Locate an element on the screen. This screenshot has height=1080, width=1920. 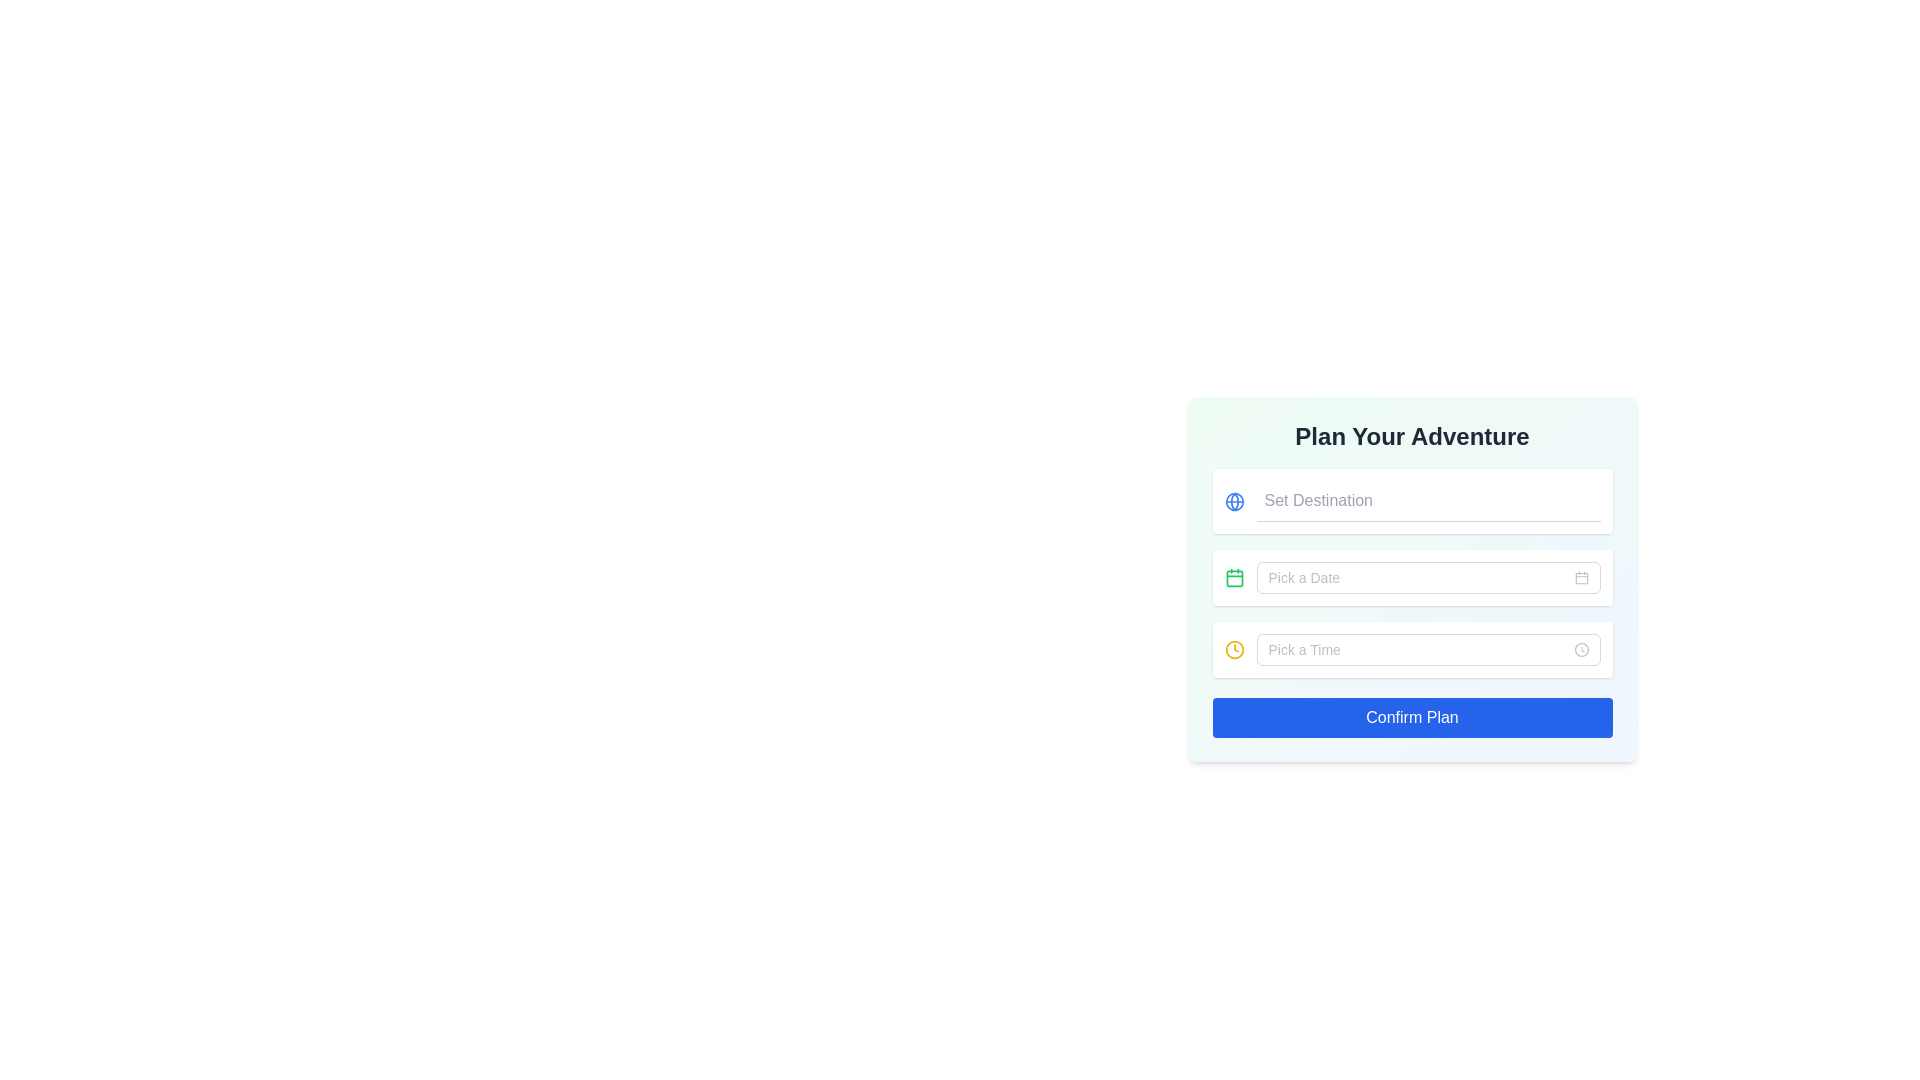
the circular graphical component within the SVG icon that denotes a global feature, aiding in the 'Set Destination' action is located at coordinates (1233, 500).